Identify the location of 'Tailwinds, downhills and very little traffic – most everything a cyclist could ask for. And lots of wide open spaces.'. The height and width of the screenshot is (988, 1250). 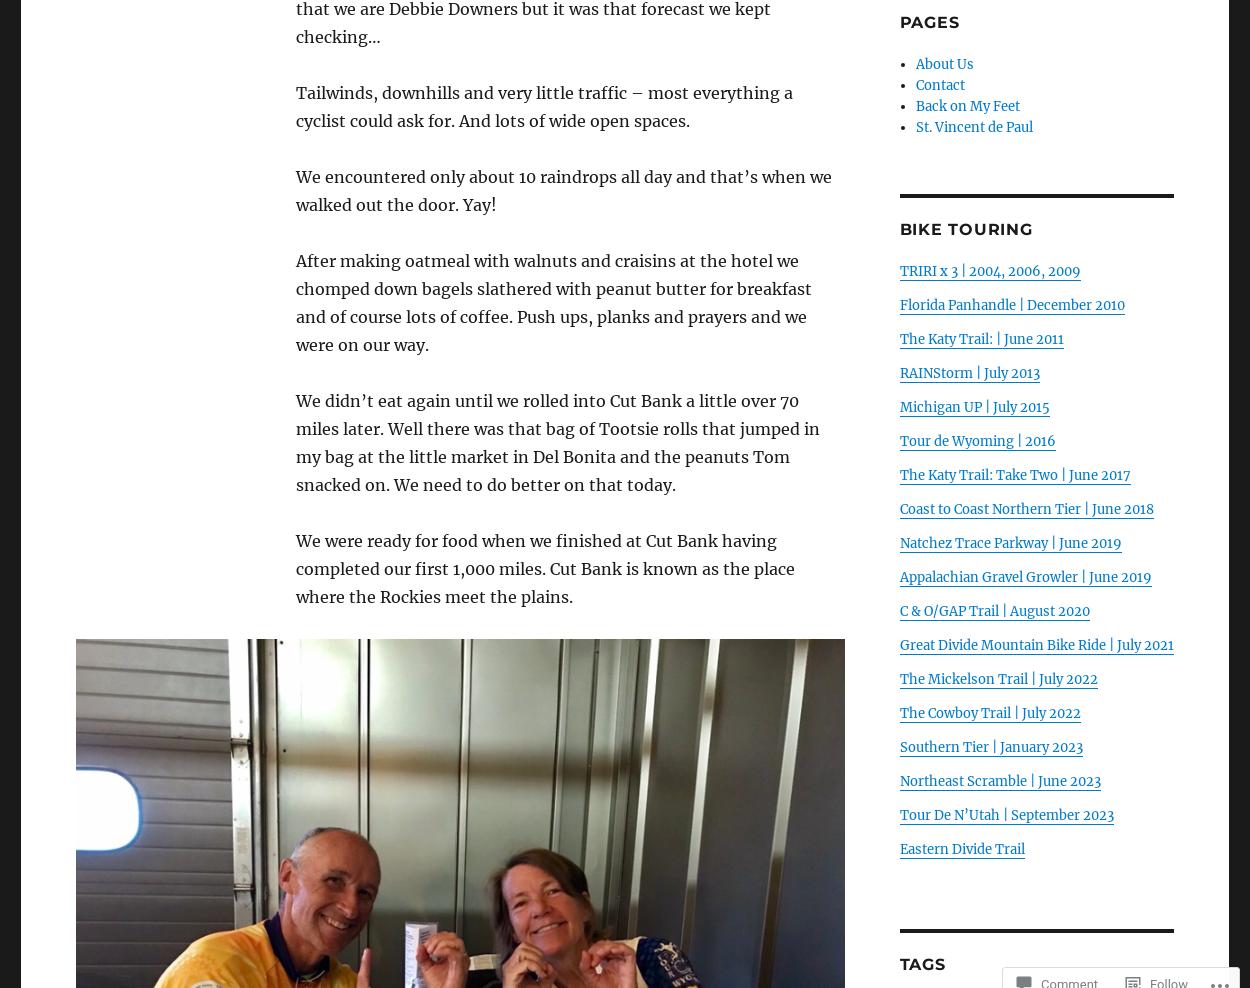
(543, 107).